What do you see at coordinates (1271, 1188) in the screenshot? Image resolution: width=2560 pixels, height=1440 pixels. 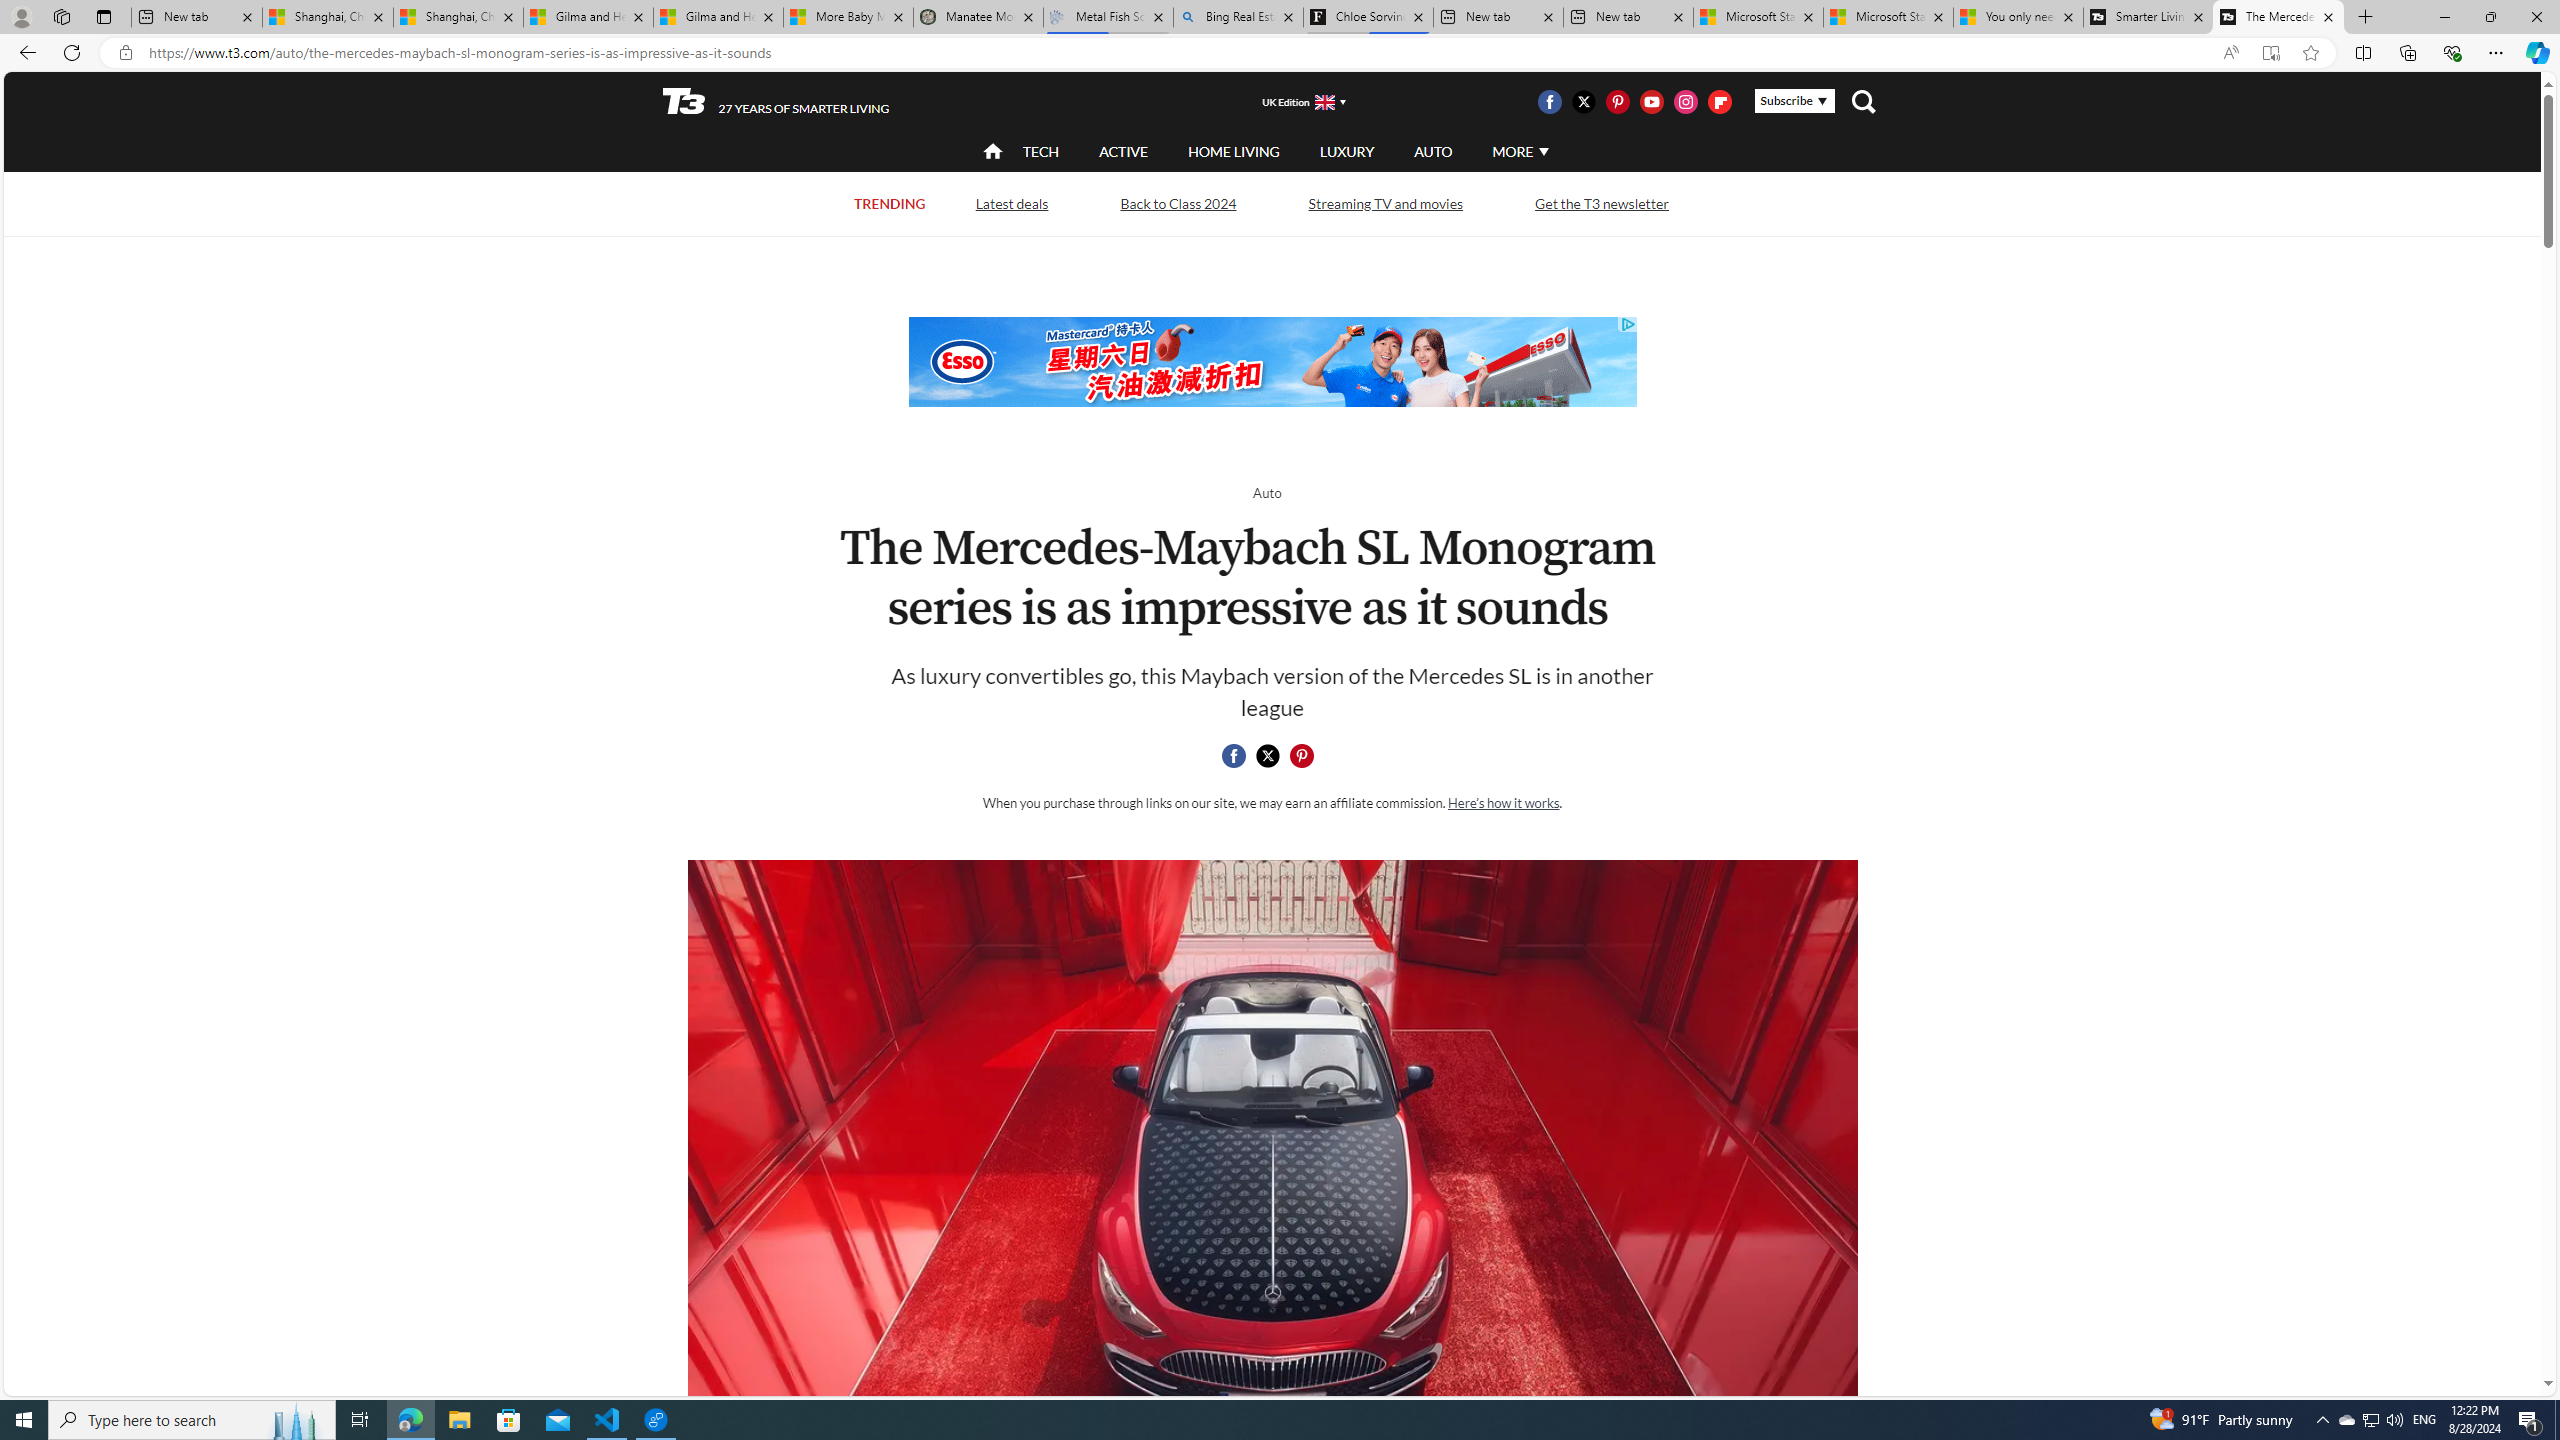 I see `'Mercedes-Maybach SL Monogram Series'` at bounding box center [1271, 1188].